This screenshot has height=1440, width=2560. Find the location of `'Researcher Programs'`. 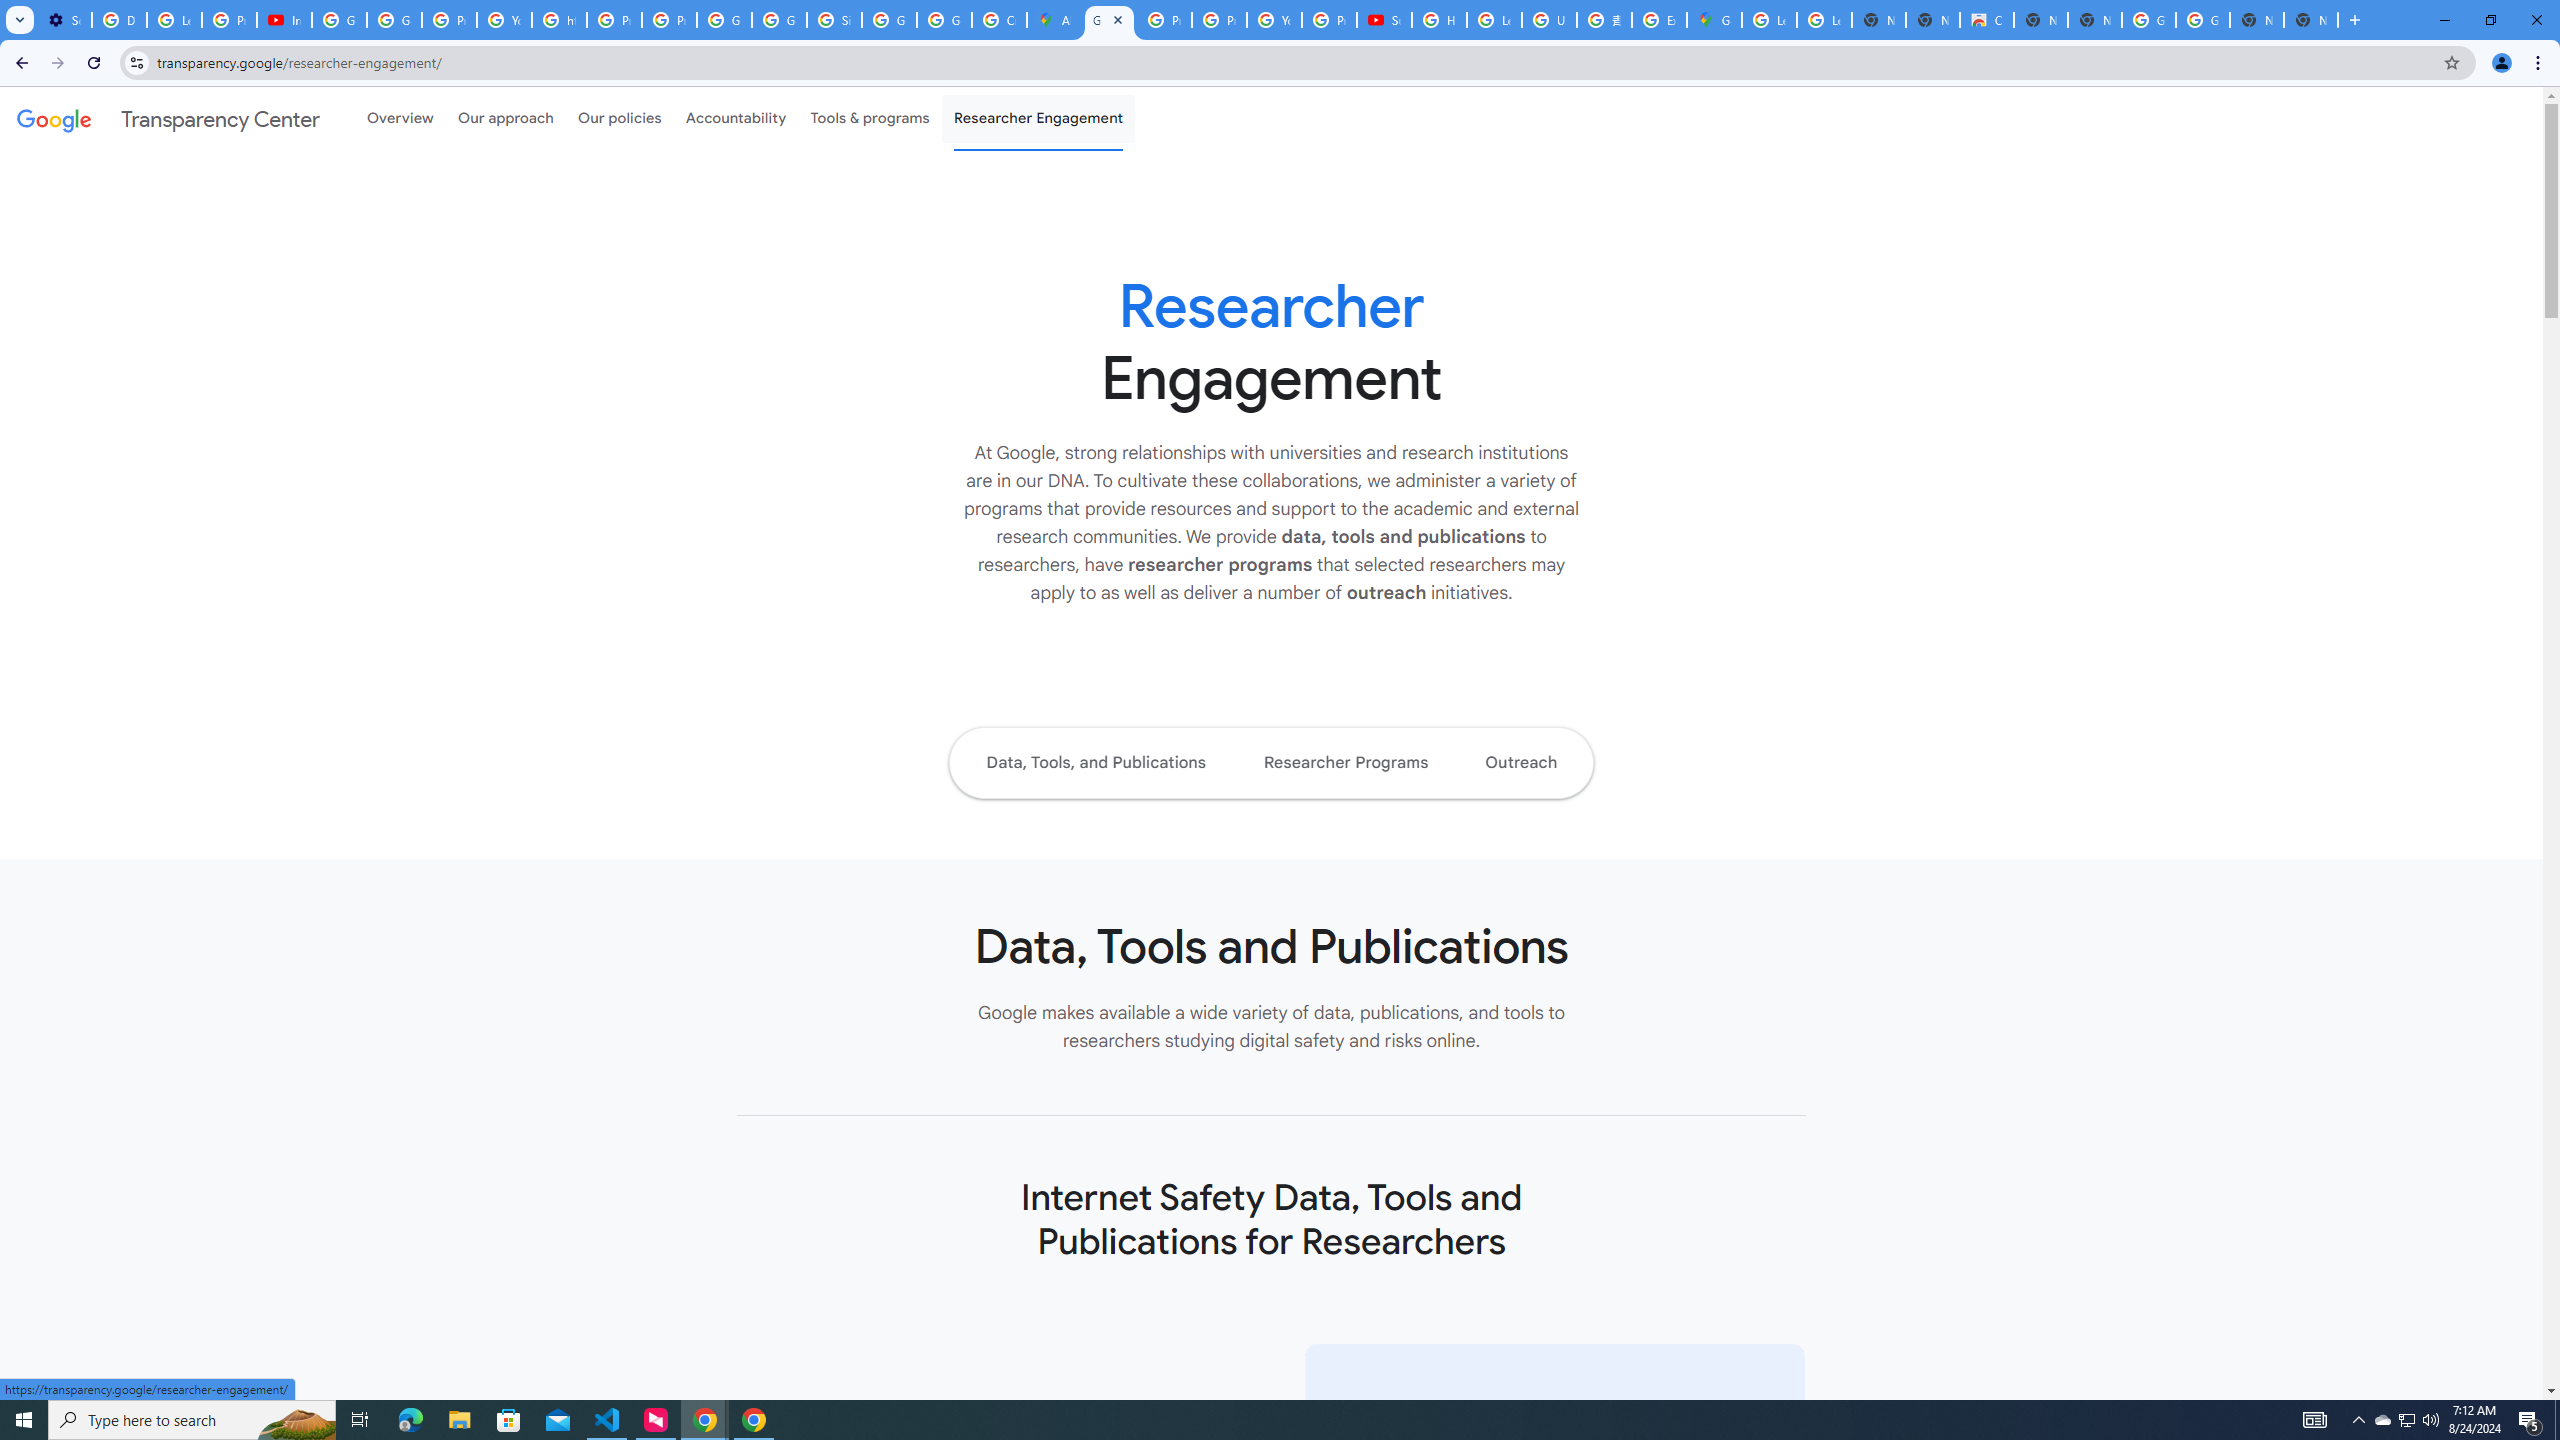

'Researcher Programs' is located at coordinates (1345, 762).